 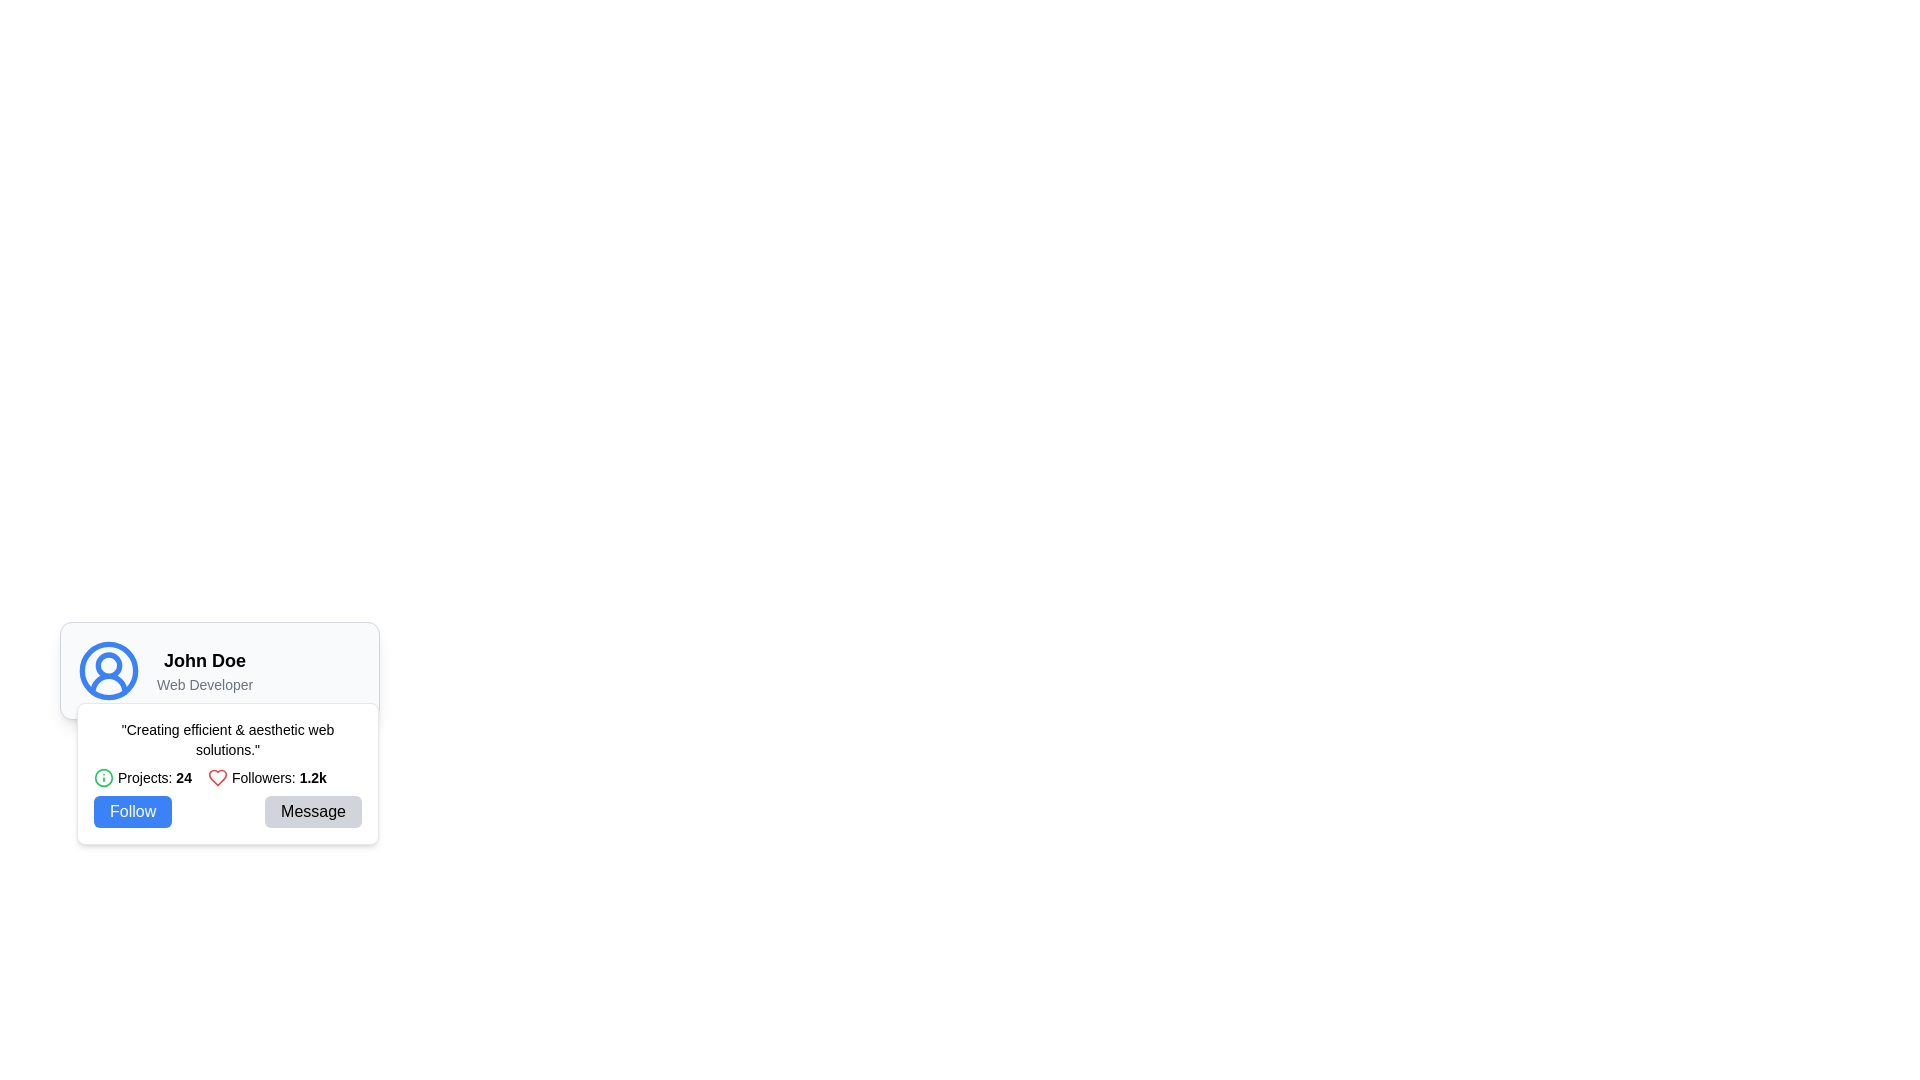 I want to click on the bolded numeric portion of the text 'Followers: 1.2k' in the lower portion of the profile card interface, so click(x=312, y=777).